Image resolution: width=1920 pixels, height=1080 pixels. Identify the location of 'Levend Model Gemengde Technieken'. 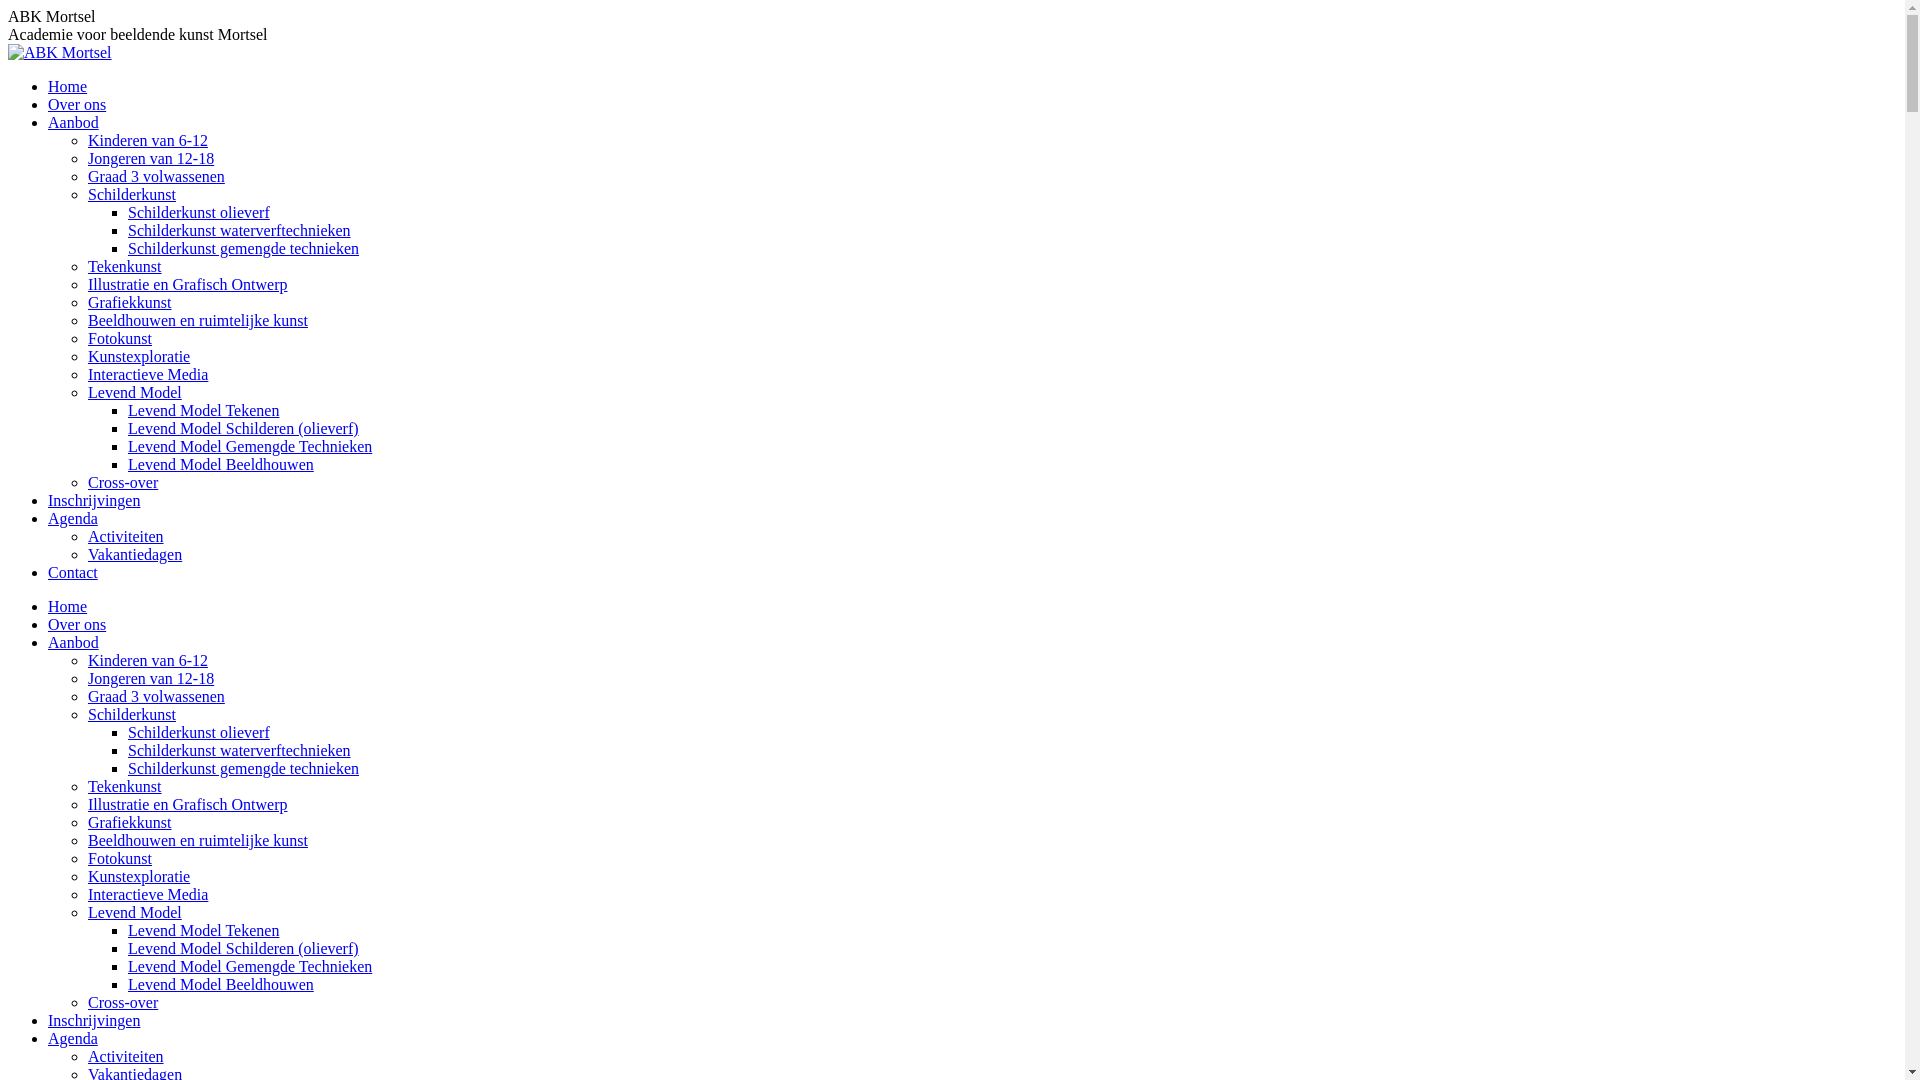
(248, 965).